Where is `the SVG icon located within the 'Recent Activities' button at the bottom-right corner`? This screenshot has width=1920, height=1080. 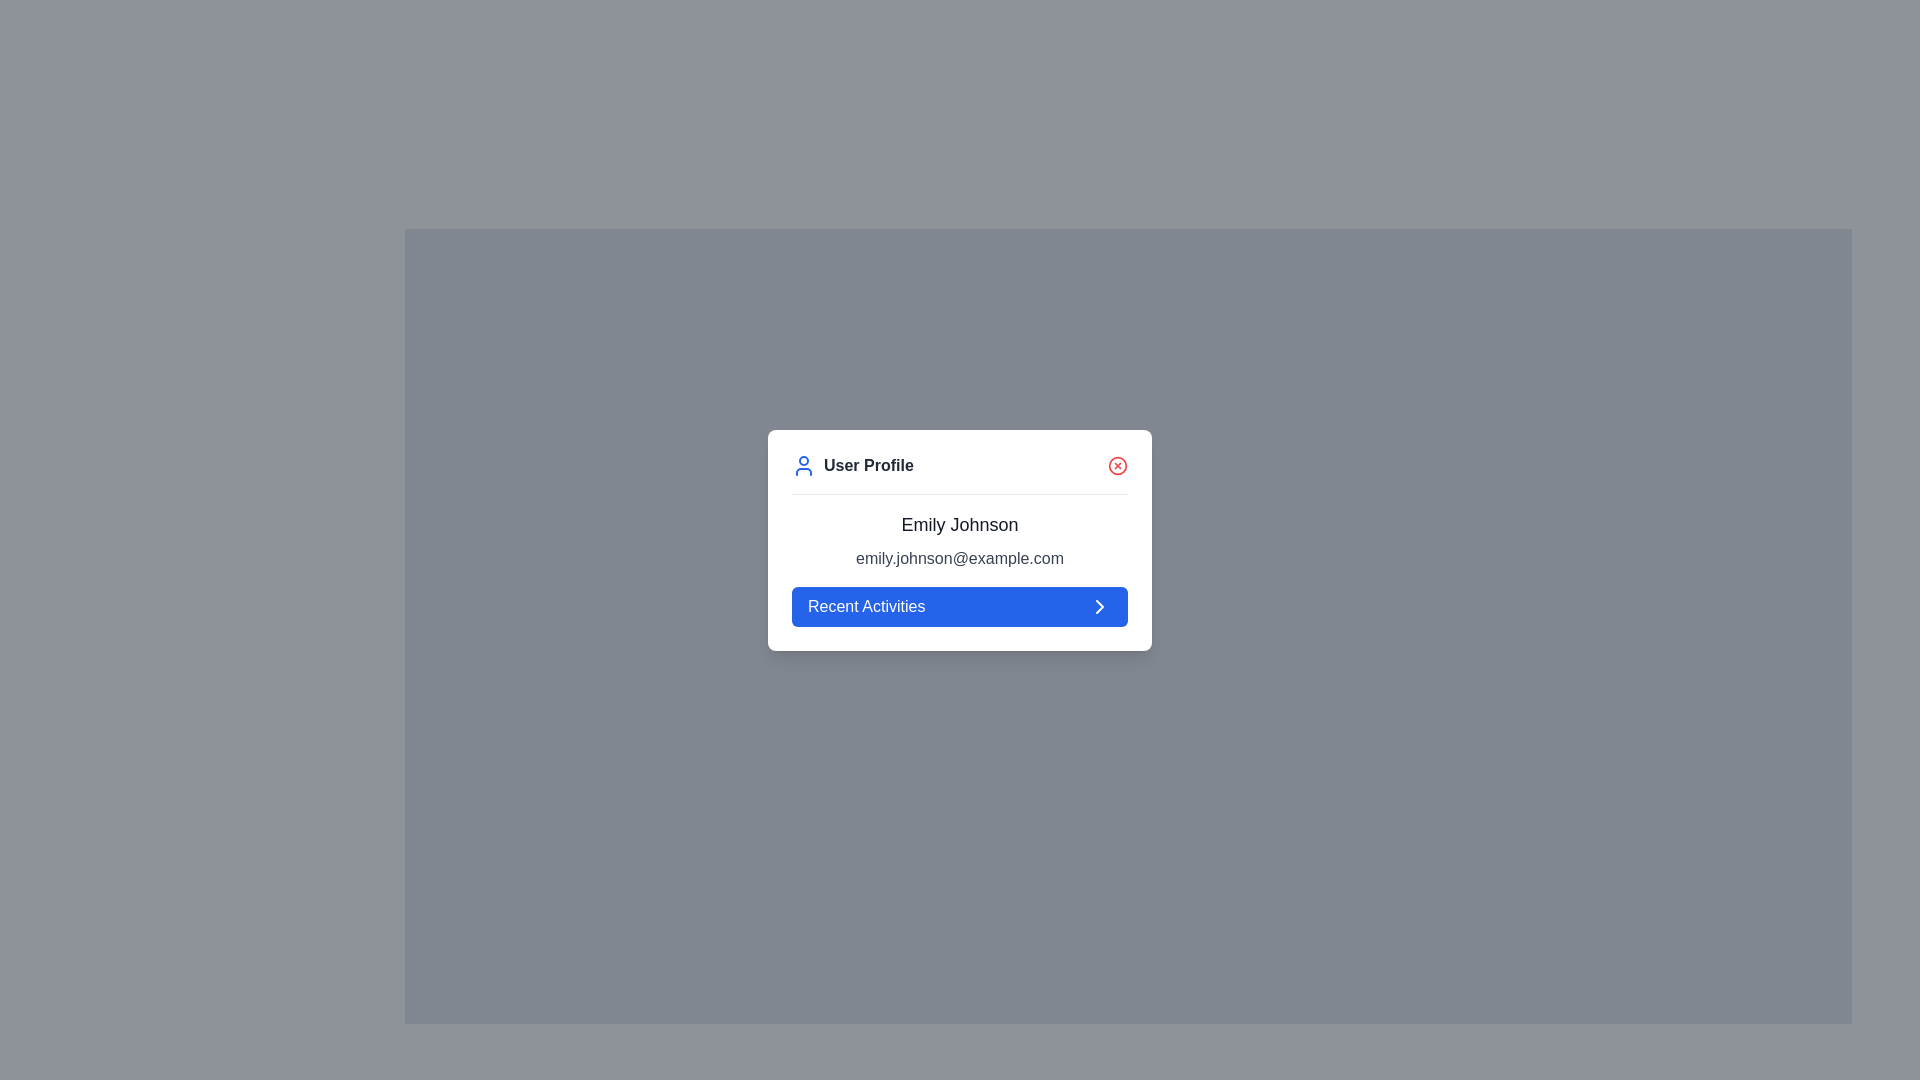
the SVG icon located within the 'Recent Activities' button at the bottom-right corner is located at coordinates (1098, 605).